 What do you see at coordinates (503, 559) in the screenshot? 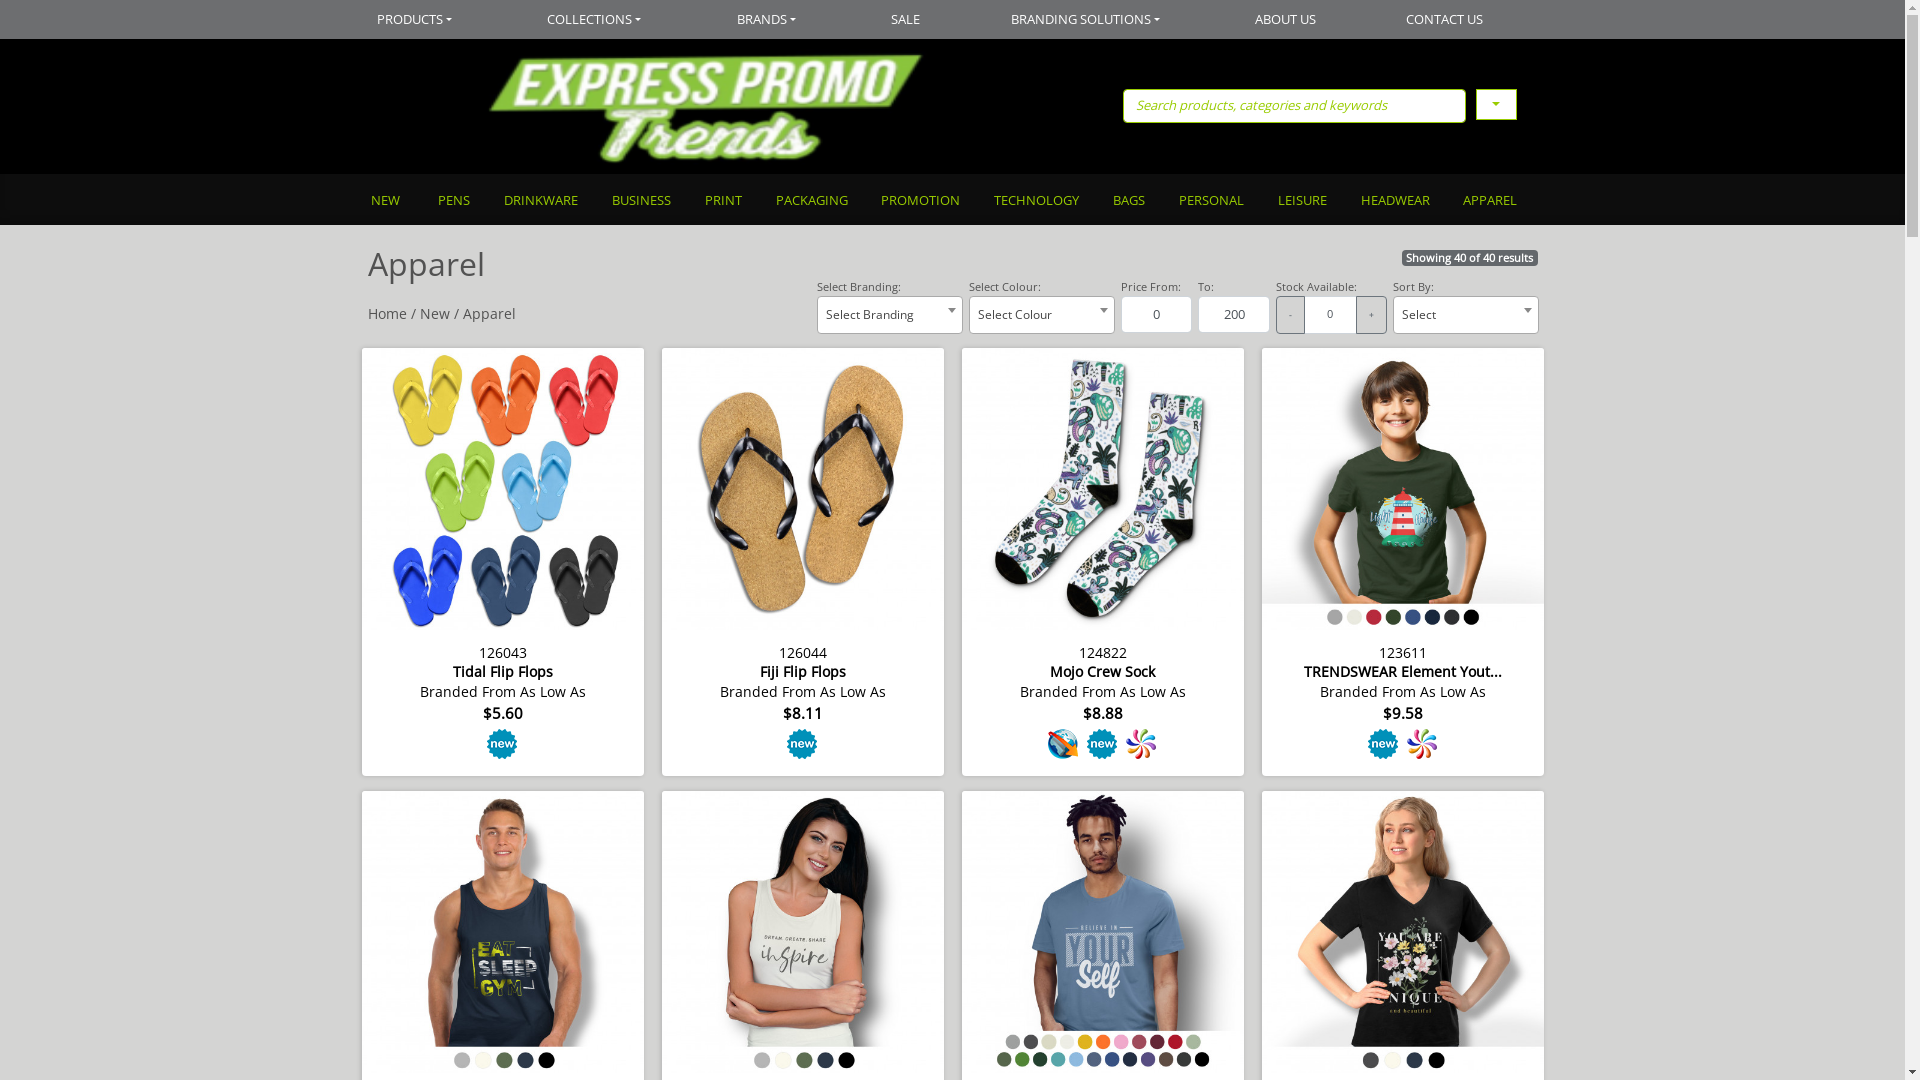
I see `'126043` at bounding box center [503, 559].